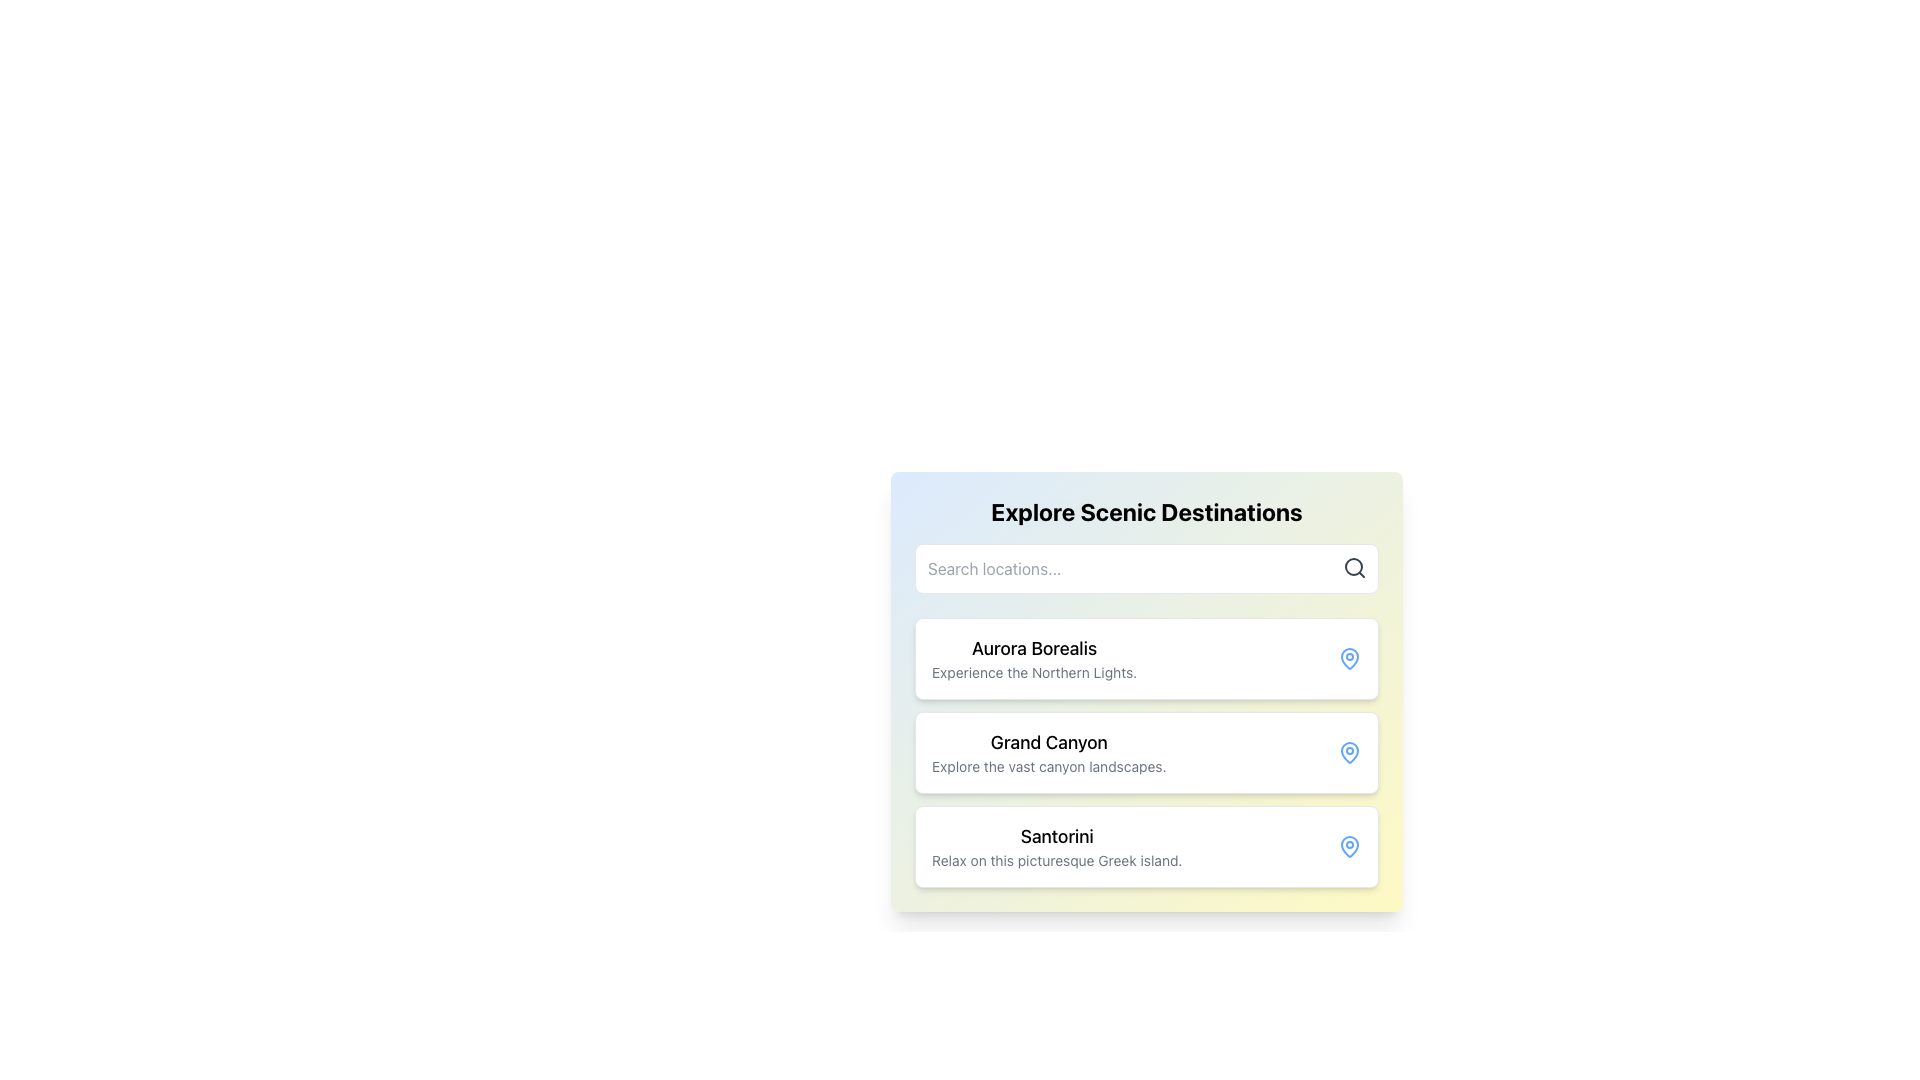 Image resolution: width=1920 pixels, height=1080 pixels. What do you see at coordinates (1048, 743) in the screenshot?
I see `displayed text of the text label 'Grand Canyon' which is styled with a medium font size and bold typography, located above the subtext in the second list item under the heading 'Explore Scenic Destinations'` at bounding box center [1048, 743].